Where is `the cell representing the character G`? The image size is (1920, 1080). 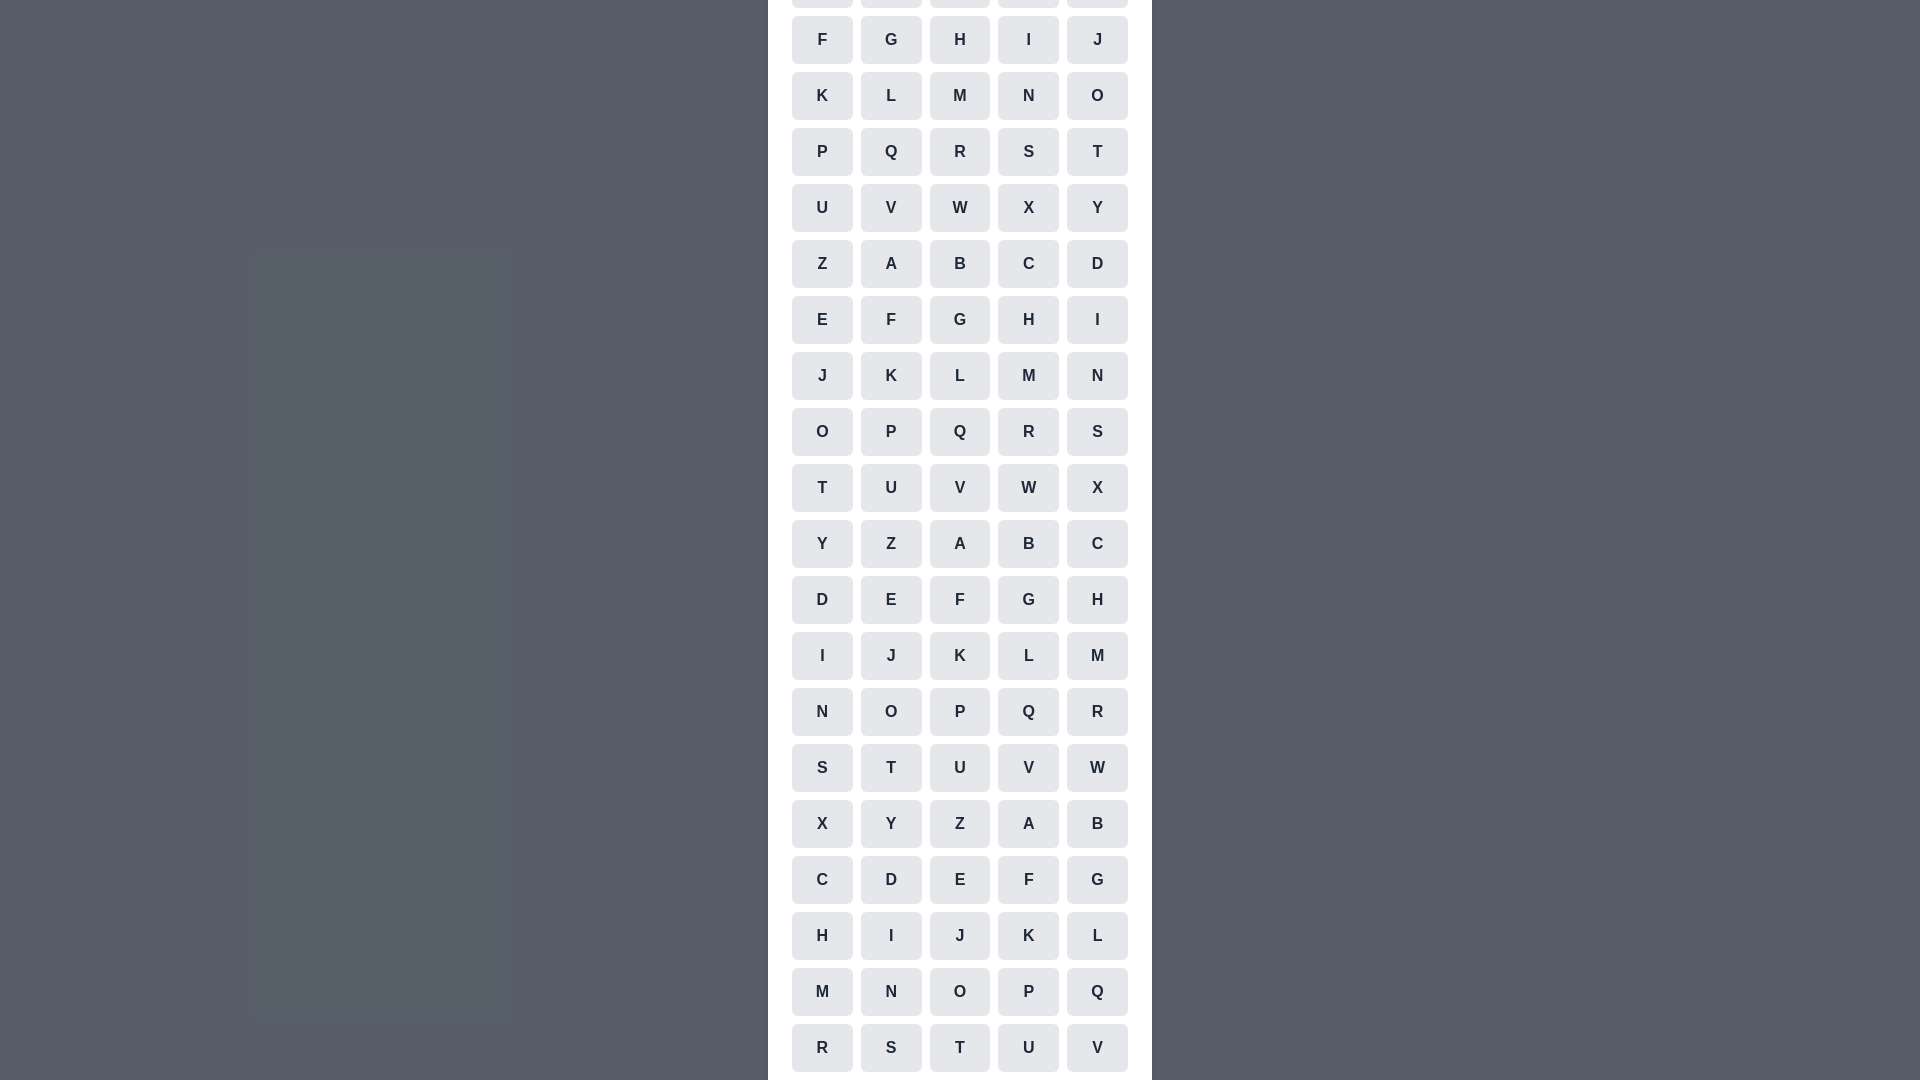
the cell representing the character G is located at coordinates (890, 39).